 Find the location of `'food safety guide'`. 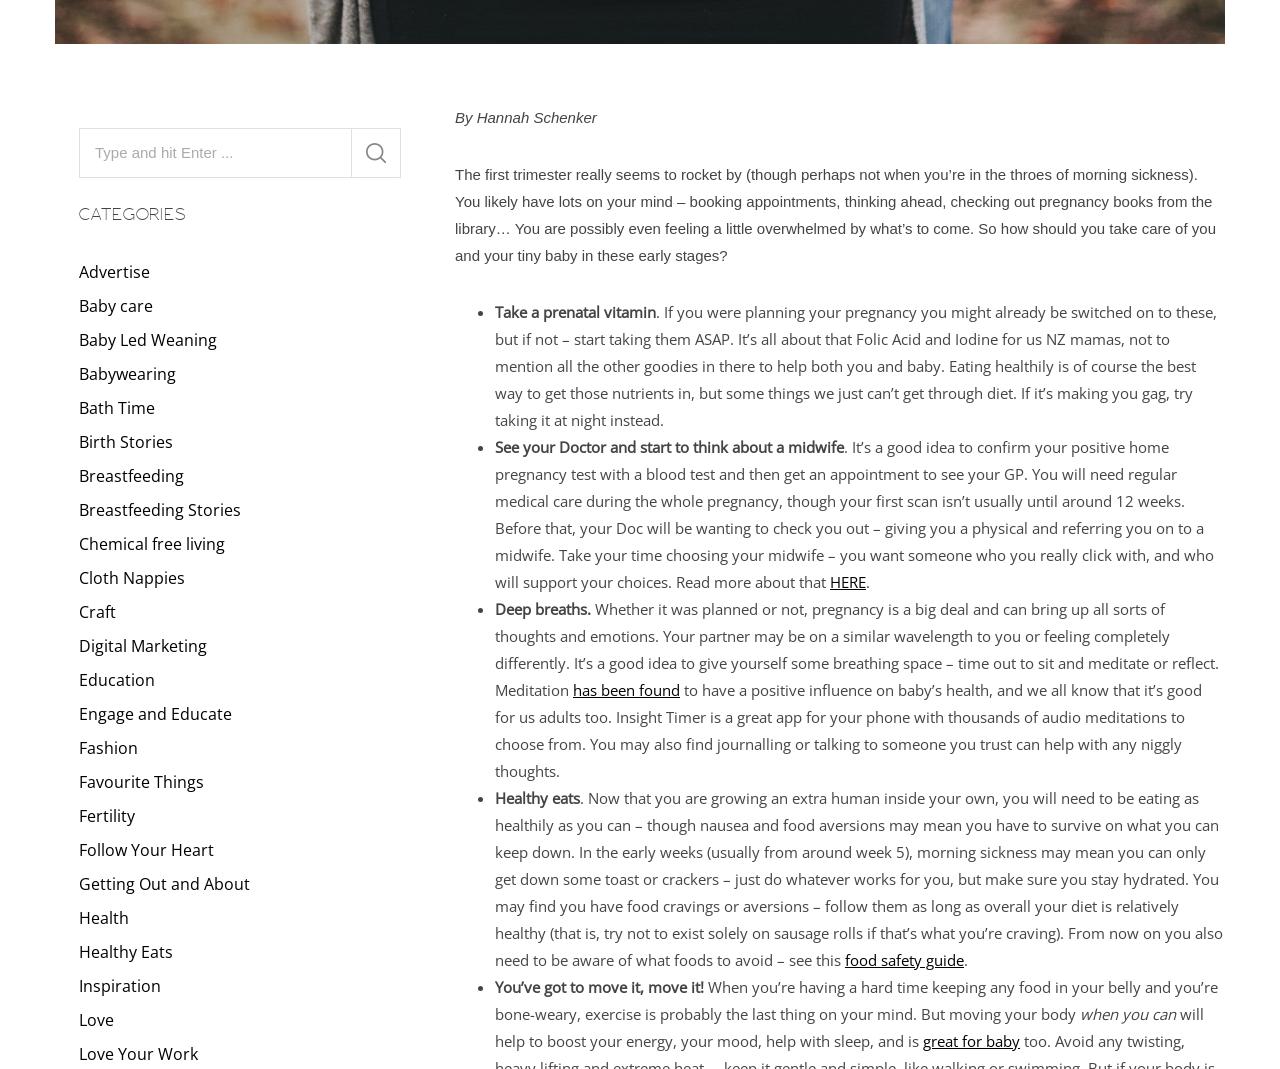

'food safety guide' is located at coordinates (903, 957).